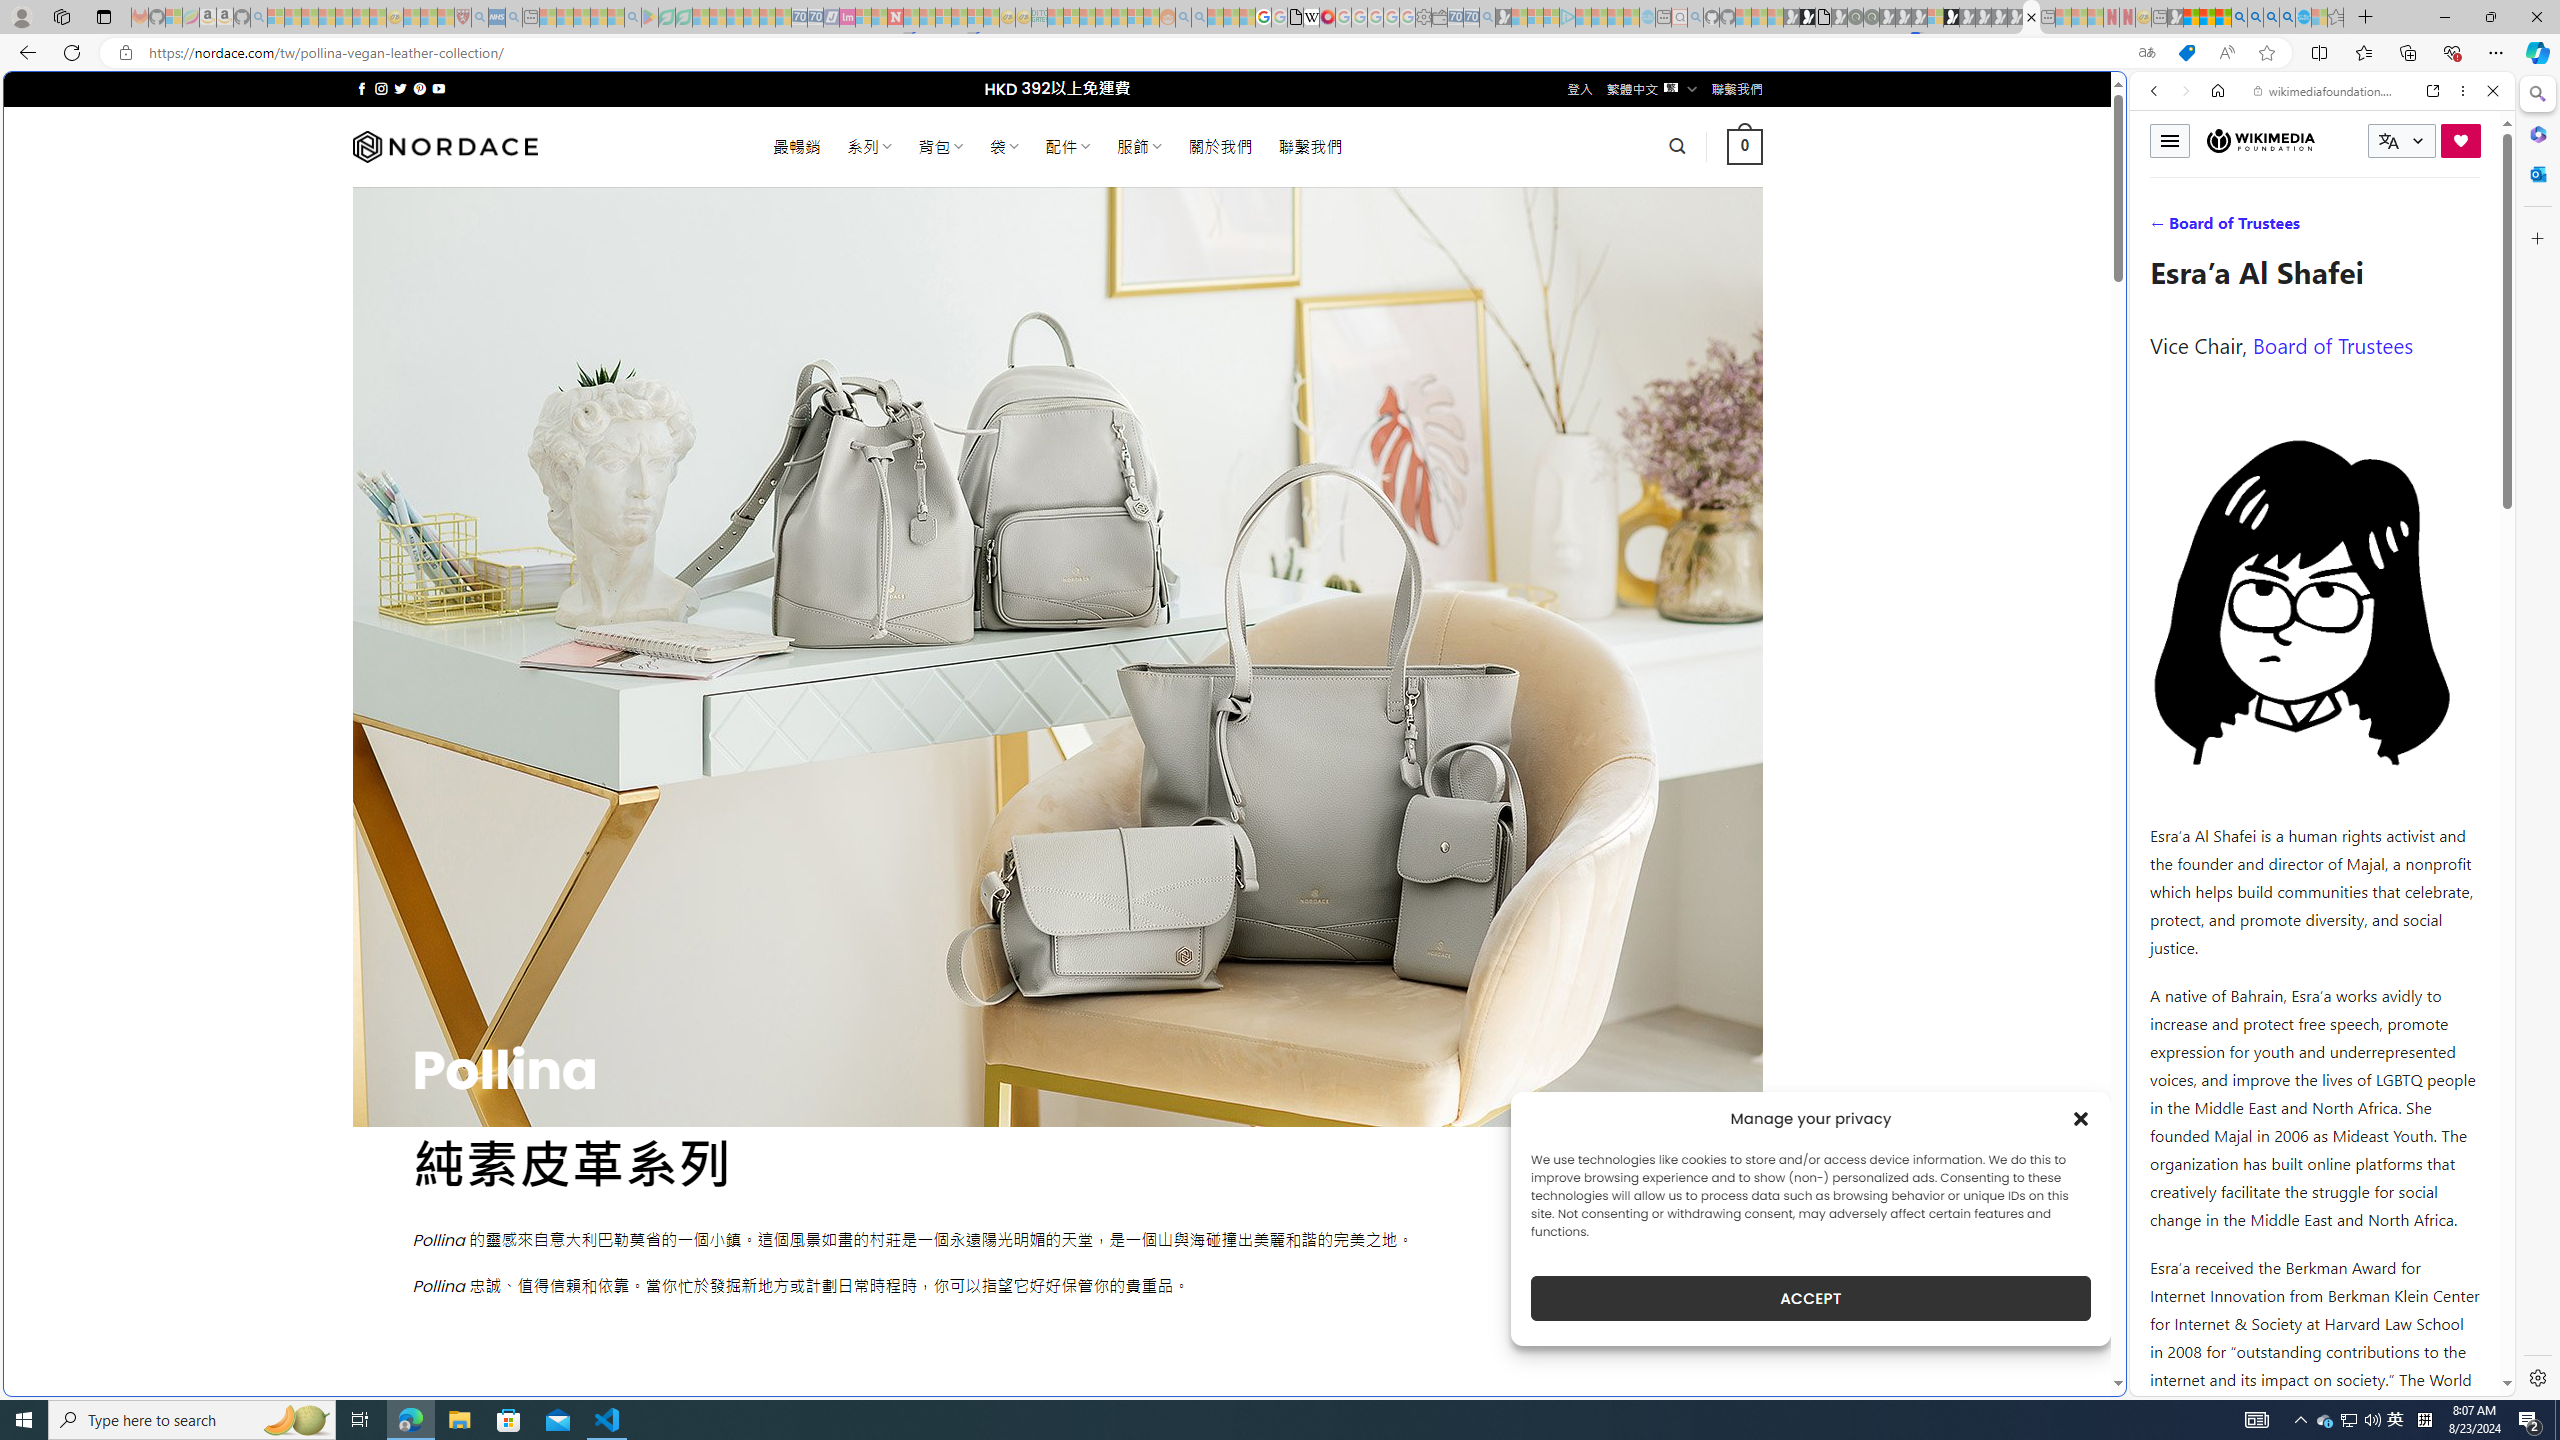 This screenshot has width=2560, height=1440. I want to click on 'Add this page to favorites (Ctrl+D)', so click(2266, 53).